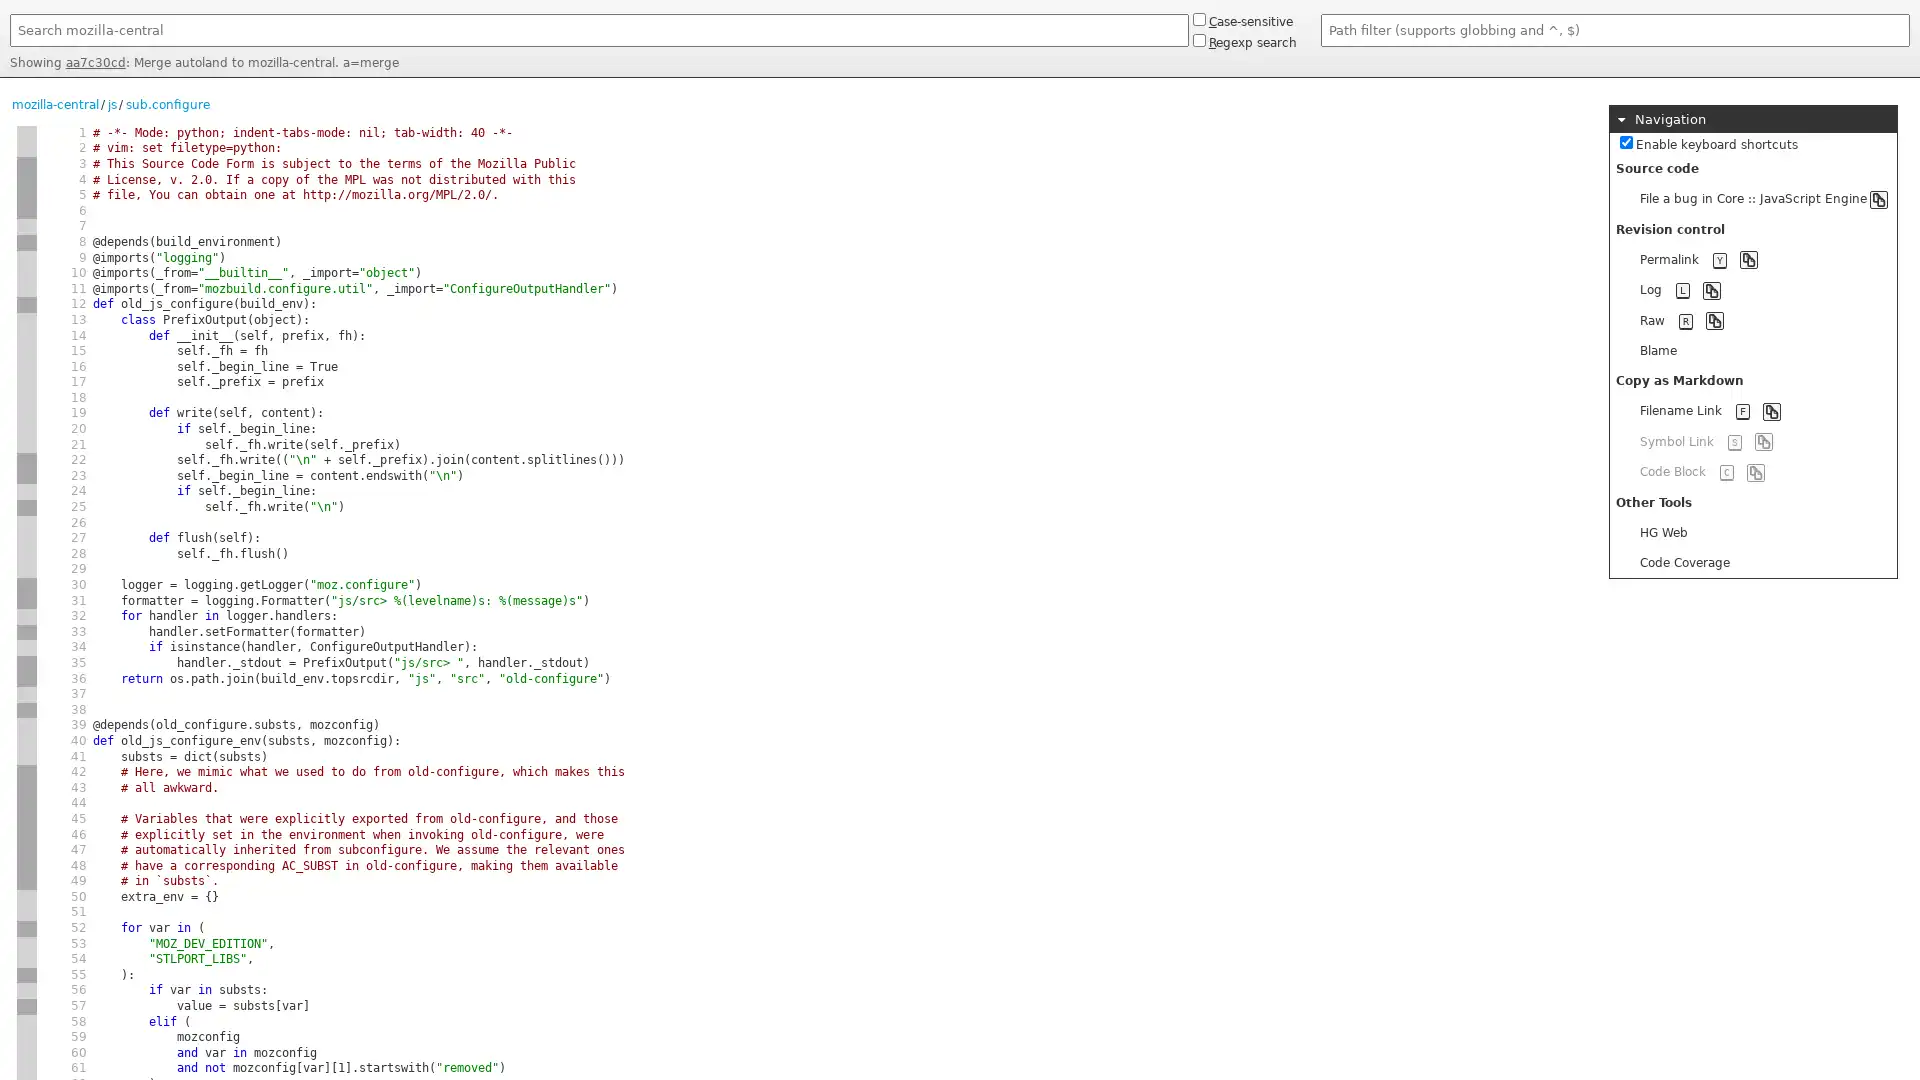 This screenshot has height=1080, width=1920. I want to click on same hash 5, so click(27, 756).